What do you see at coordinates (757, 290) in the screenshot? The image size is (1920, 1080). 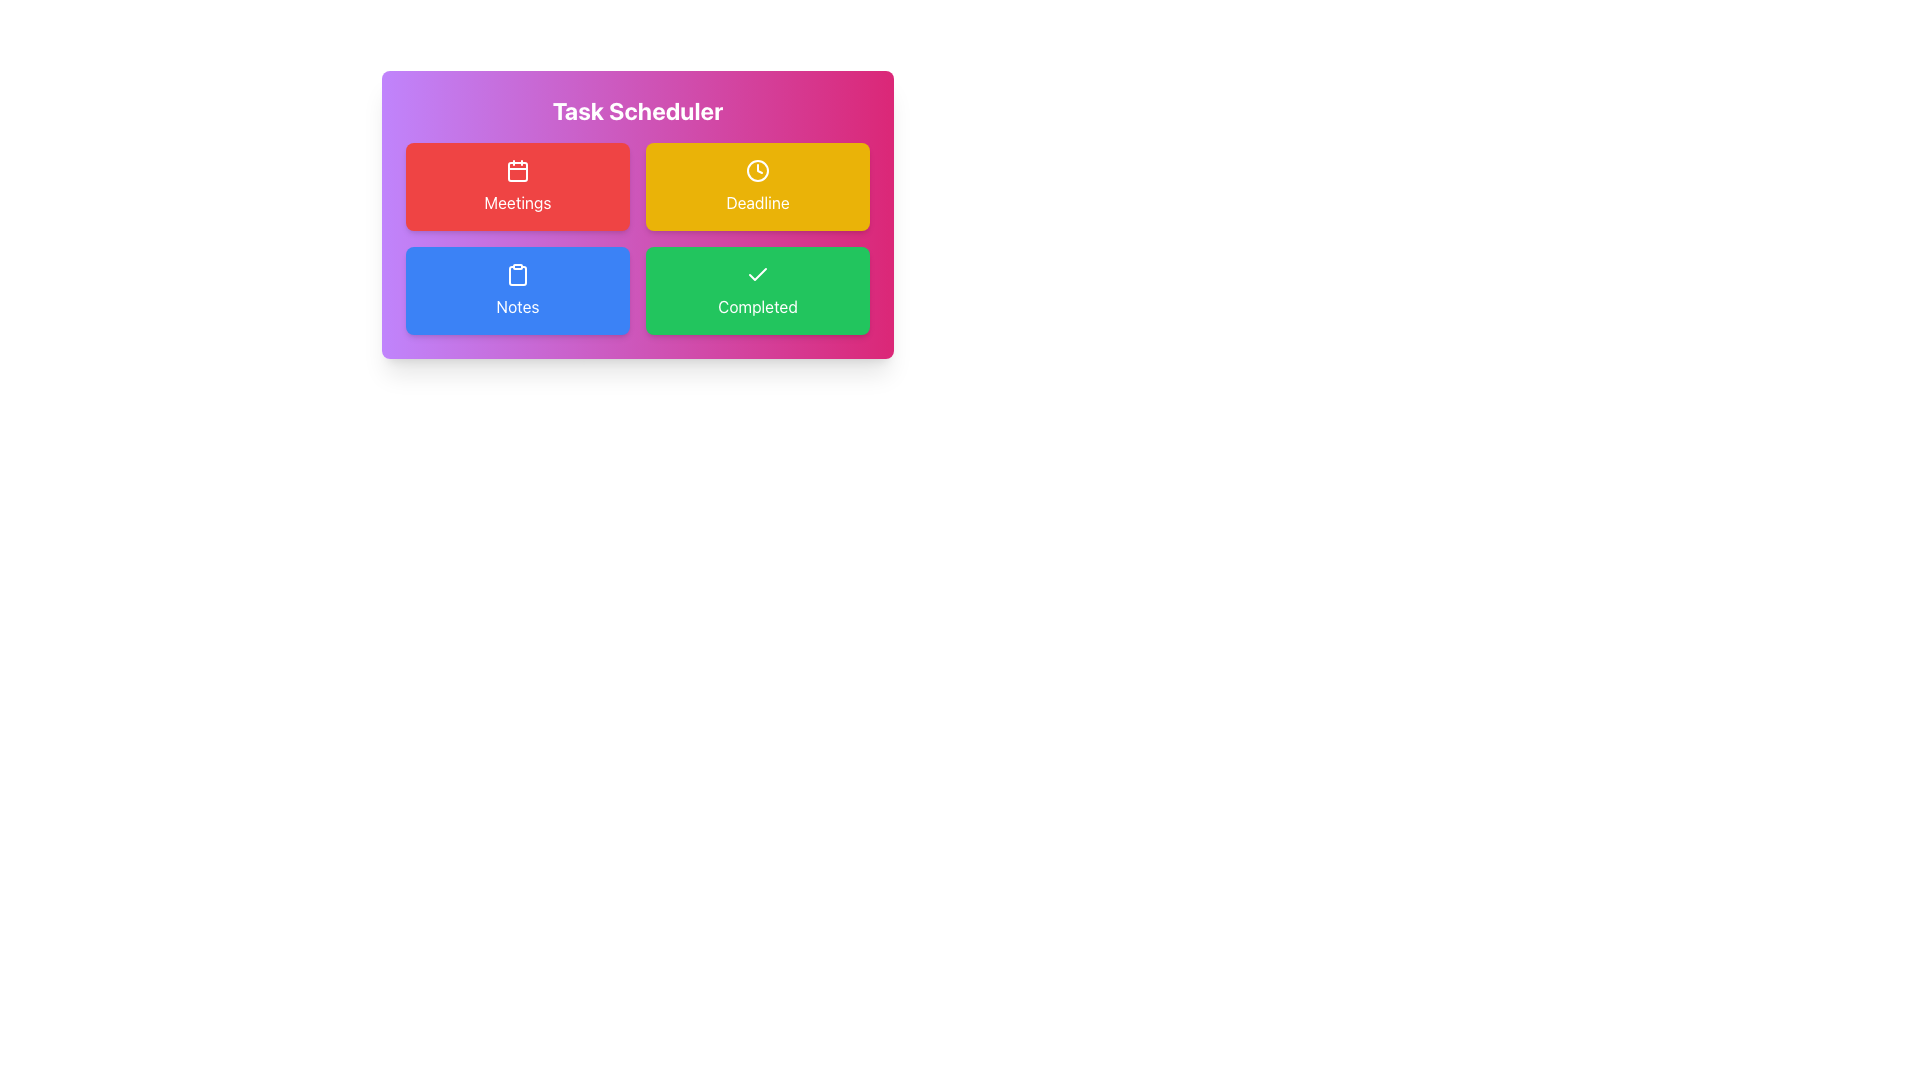 I see `the green 'Completed' button with white text and a check icon` at bounding box center [757, 290].